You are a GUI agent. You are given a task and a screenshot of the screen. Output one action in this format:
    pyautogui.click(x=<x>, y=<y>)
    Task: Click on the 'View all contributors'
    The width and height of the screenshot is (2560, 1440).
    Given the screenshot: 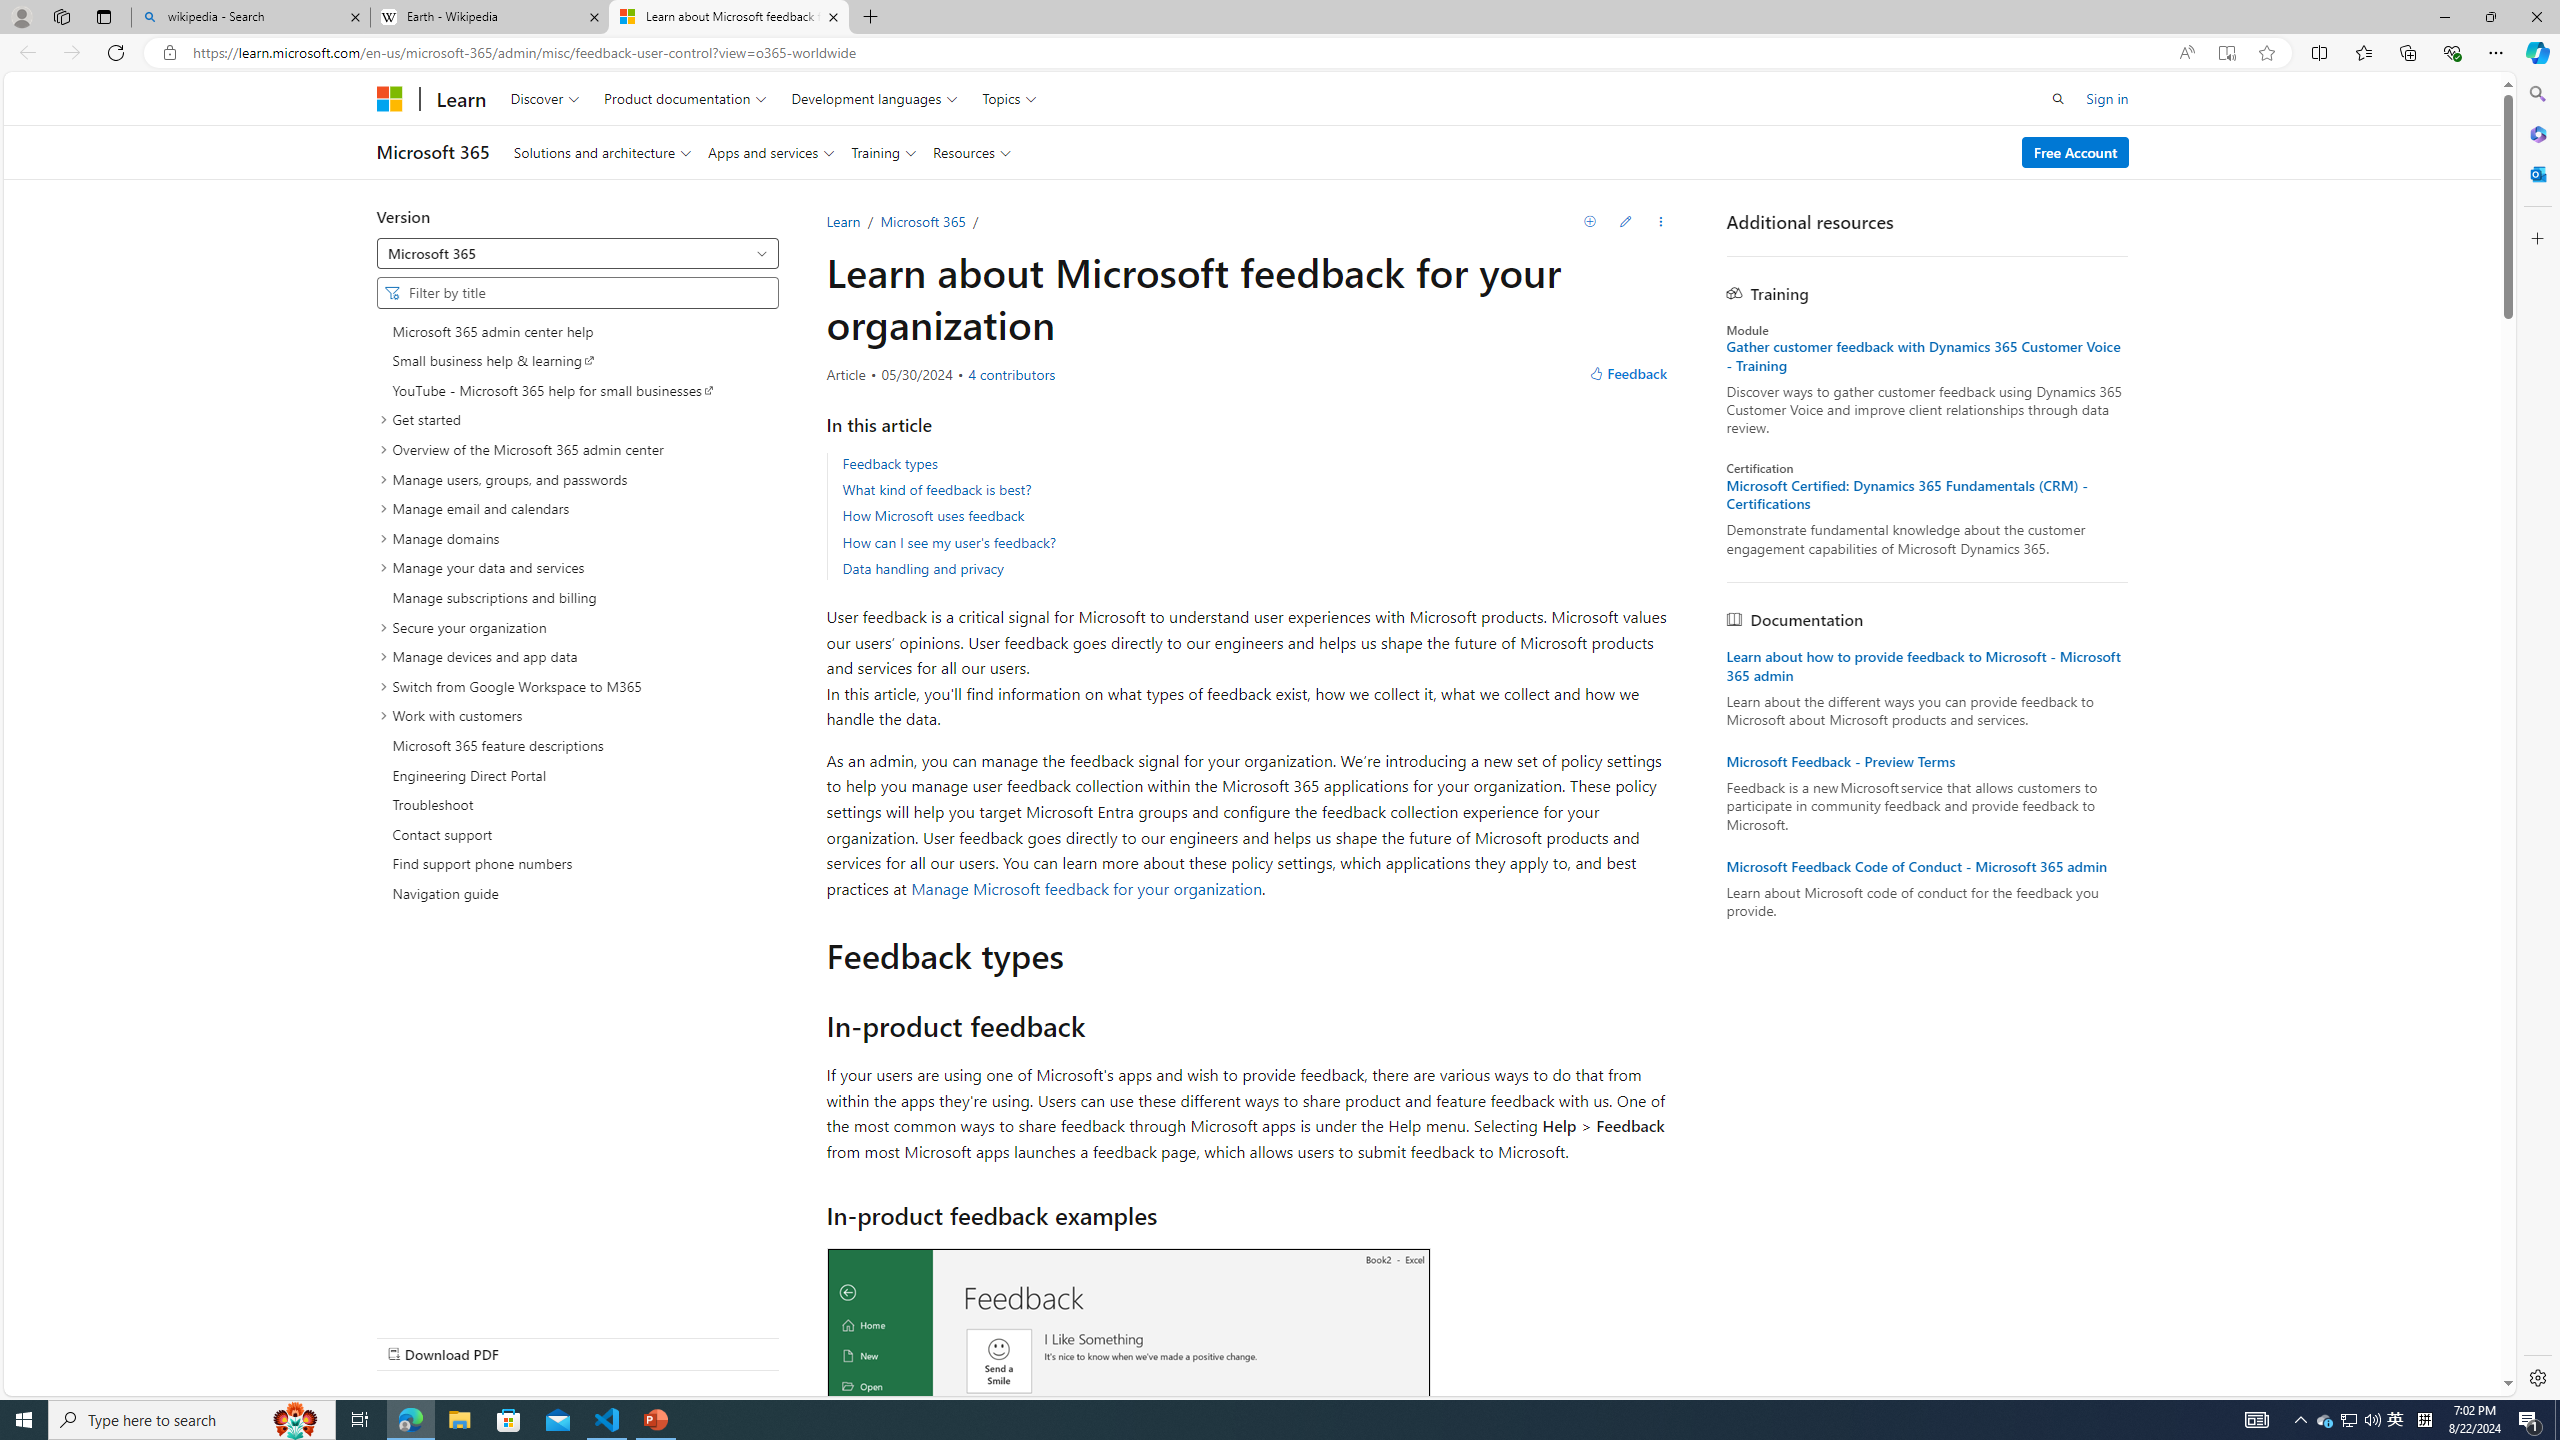 What is the action you would take?
    pyautogui.click(x=1010, y=374)
    